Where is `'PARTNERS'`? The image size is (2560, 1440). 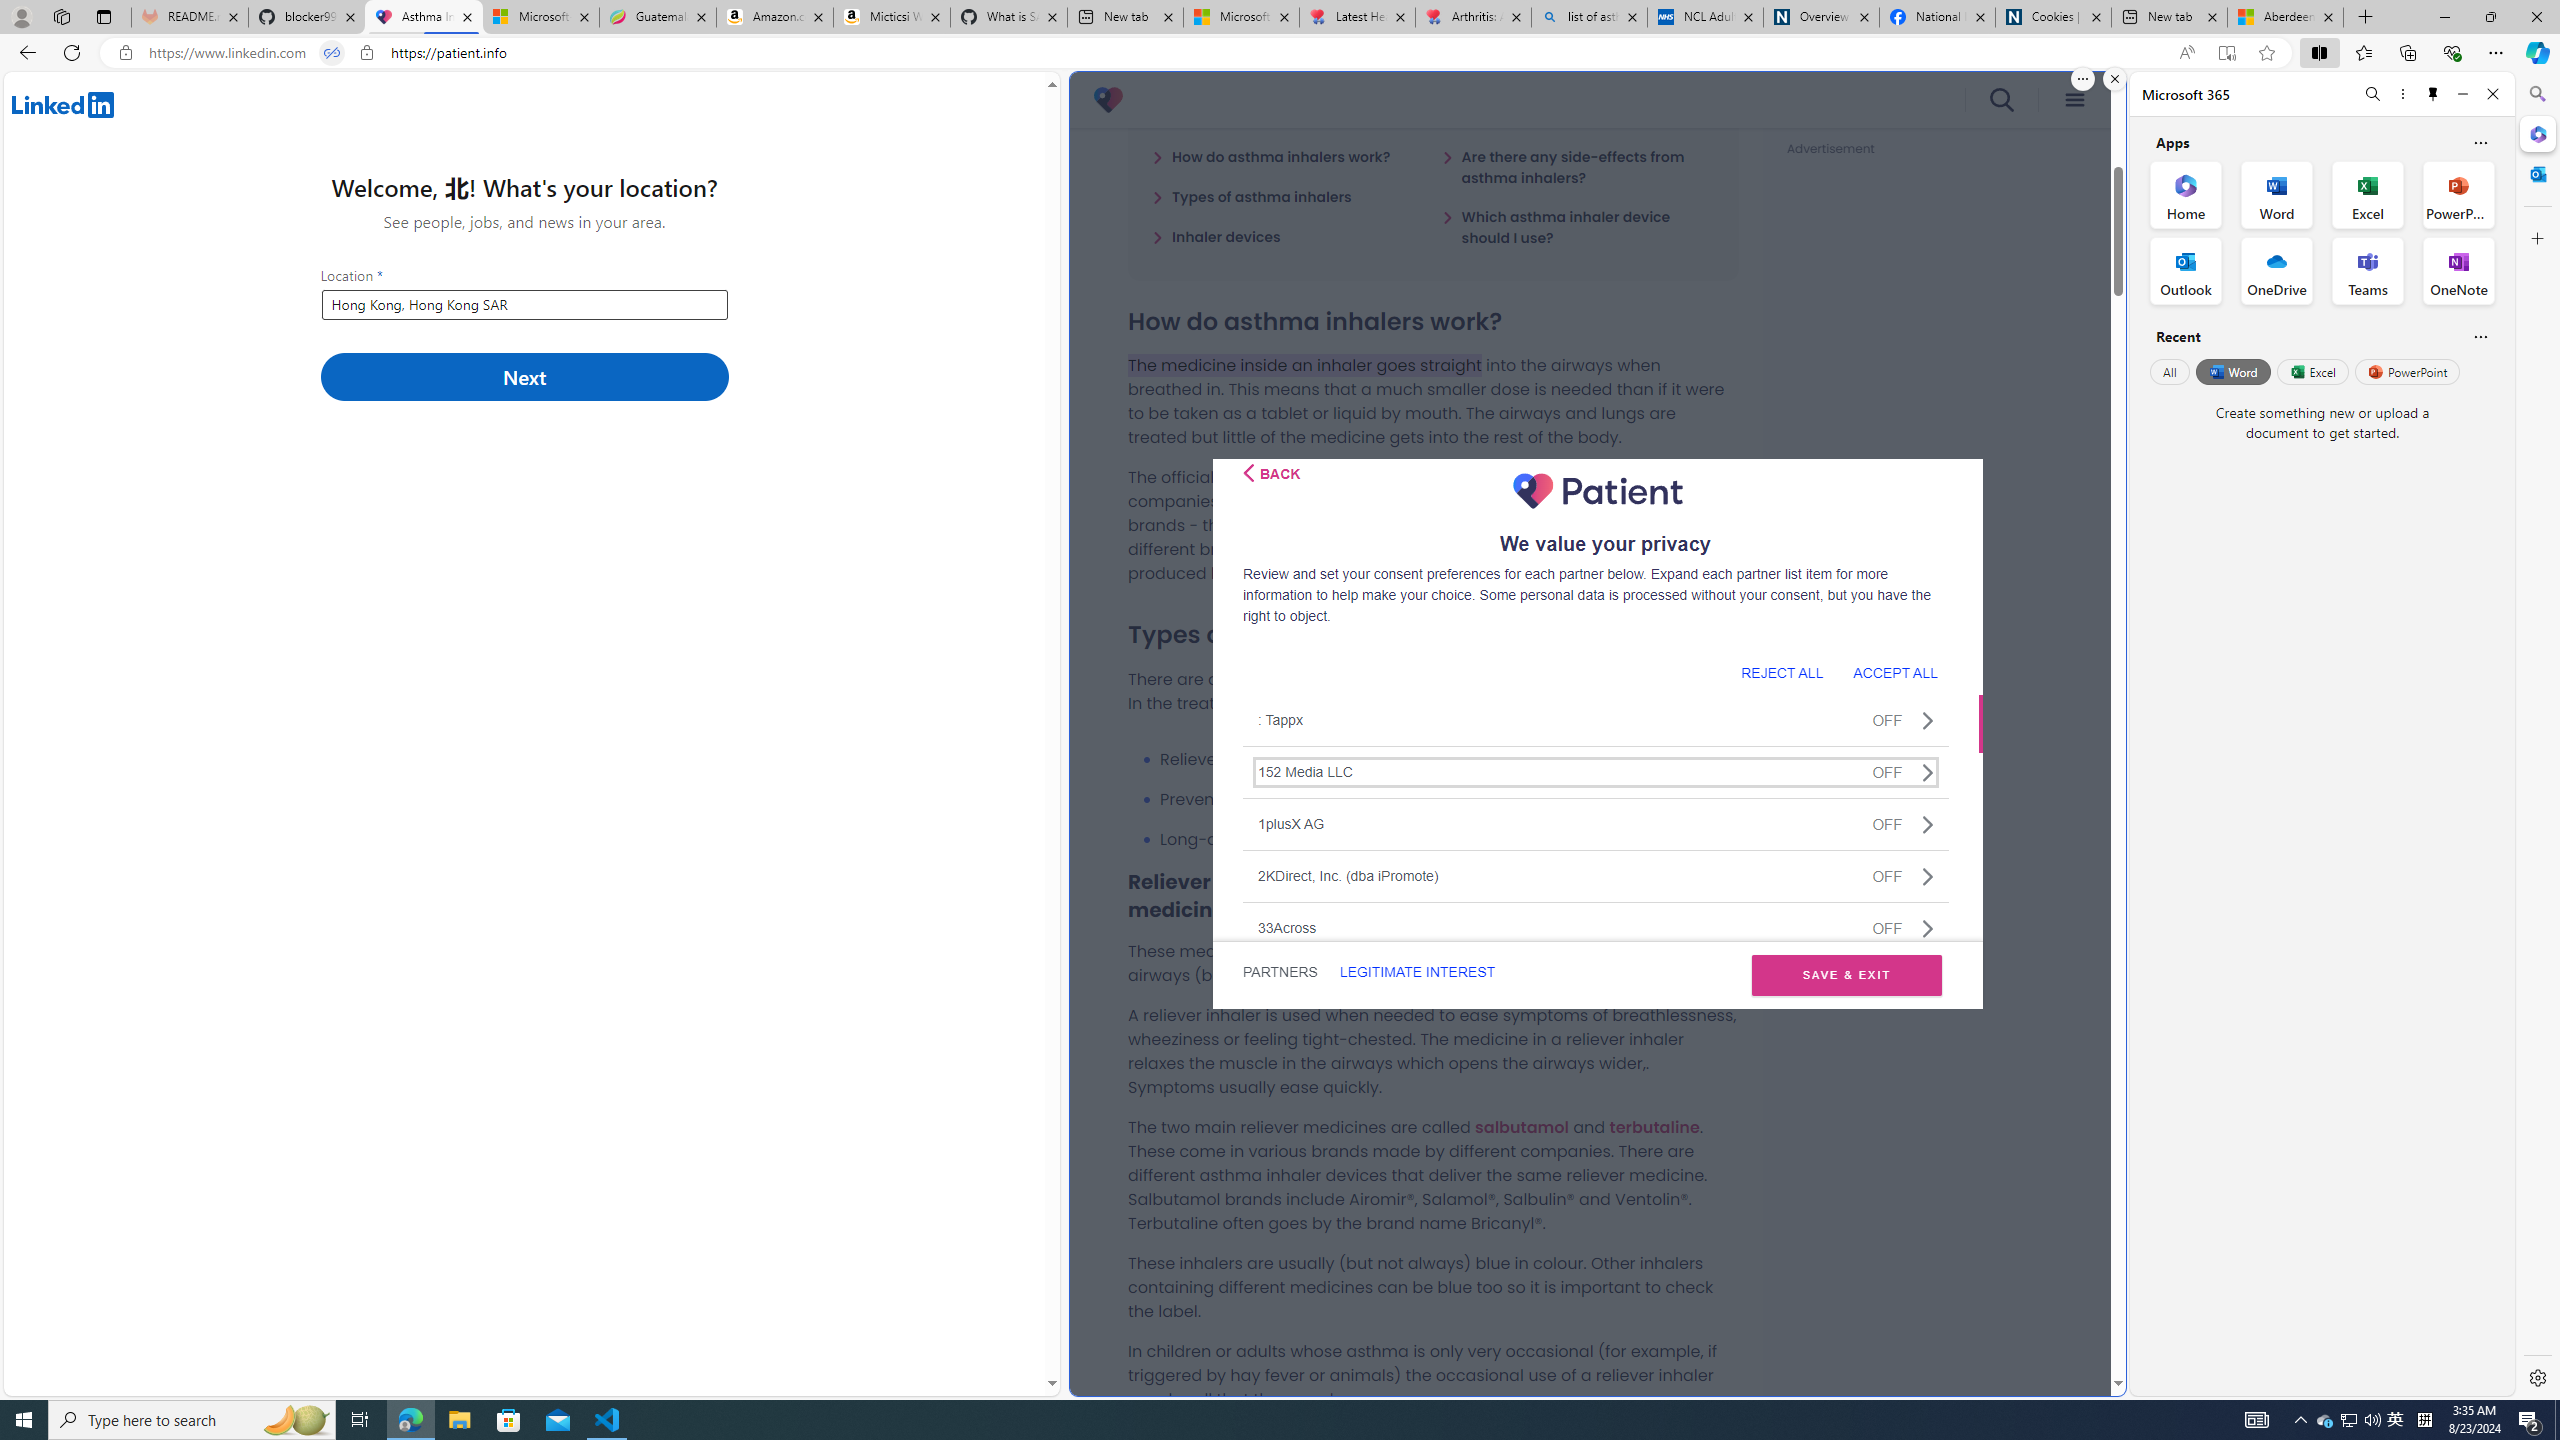
'PARTNERS' is located at coordinates (1280, 972).